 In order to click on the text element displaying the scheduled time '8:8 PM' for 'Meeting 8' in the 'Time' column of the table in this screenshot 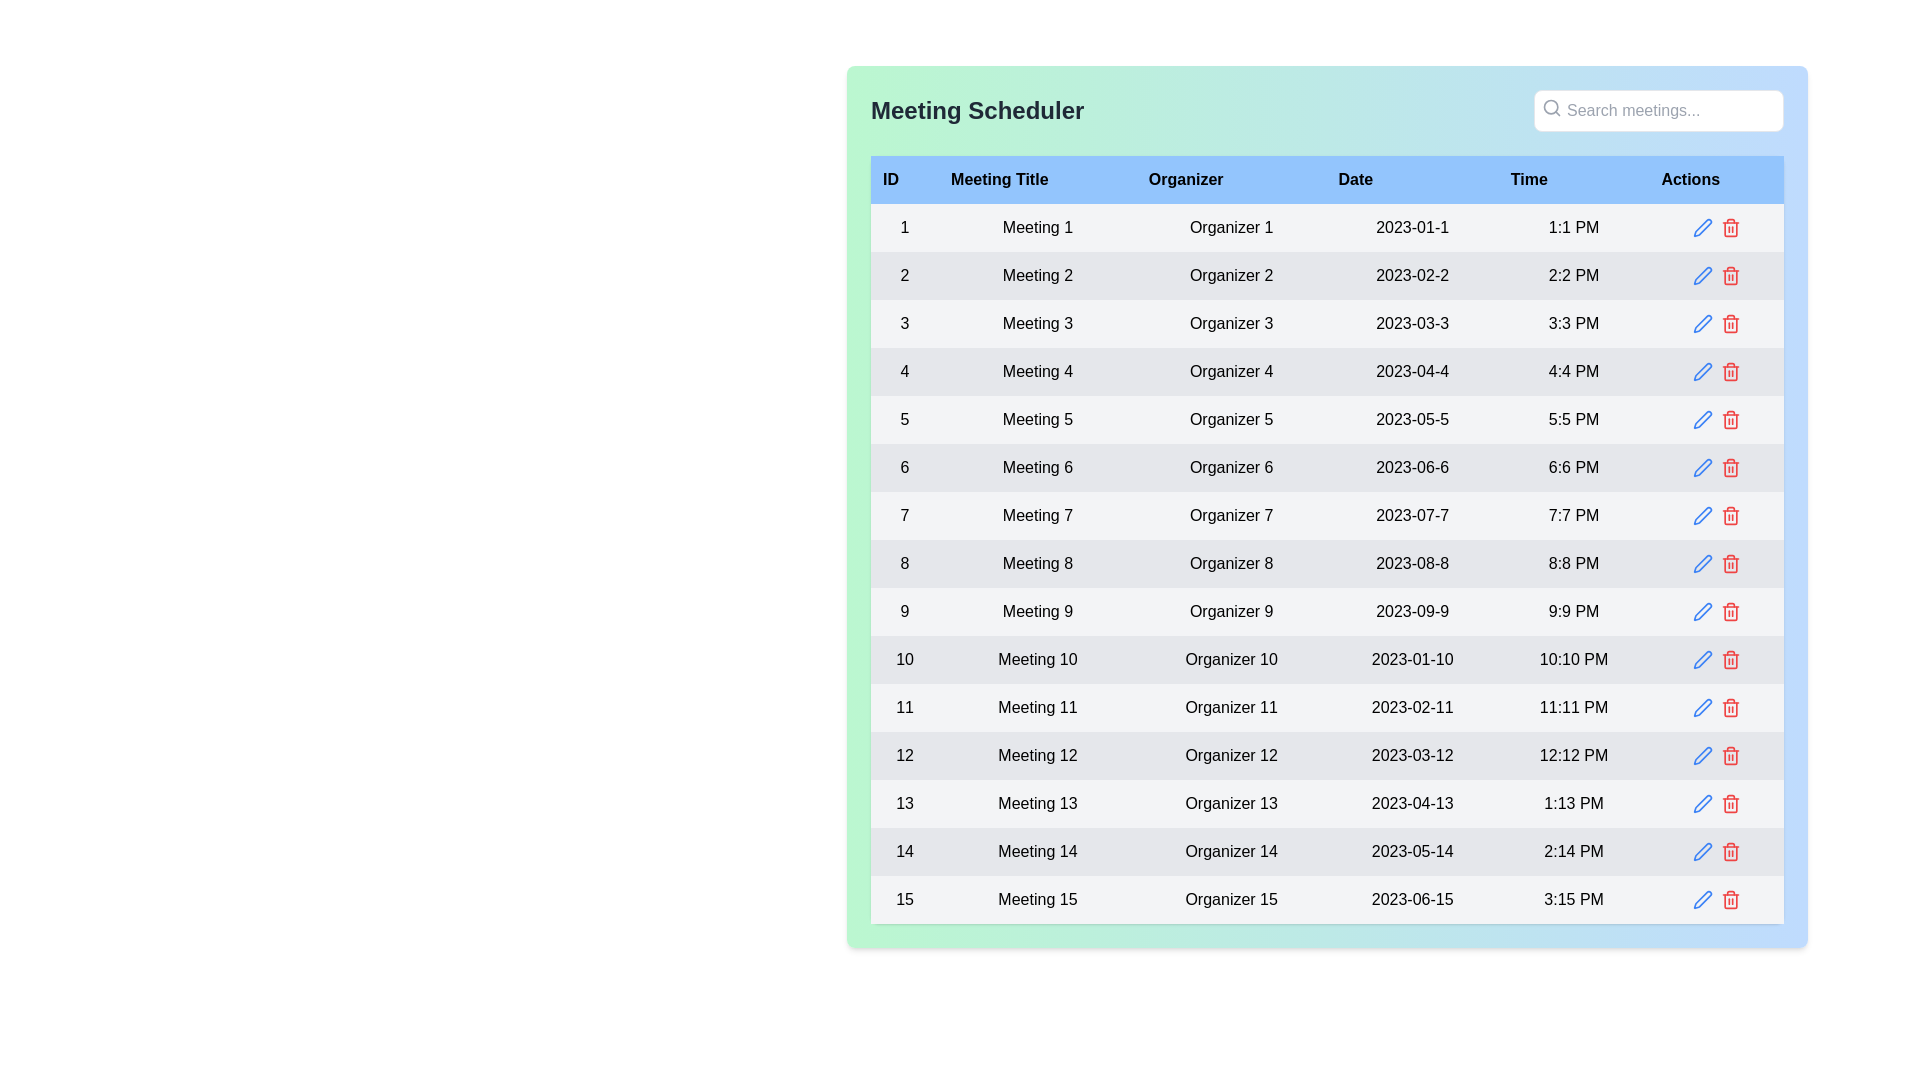, I will do `click(1573, 563)`.